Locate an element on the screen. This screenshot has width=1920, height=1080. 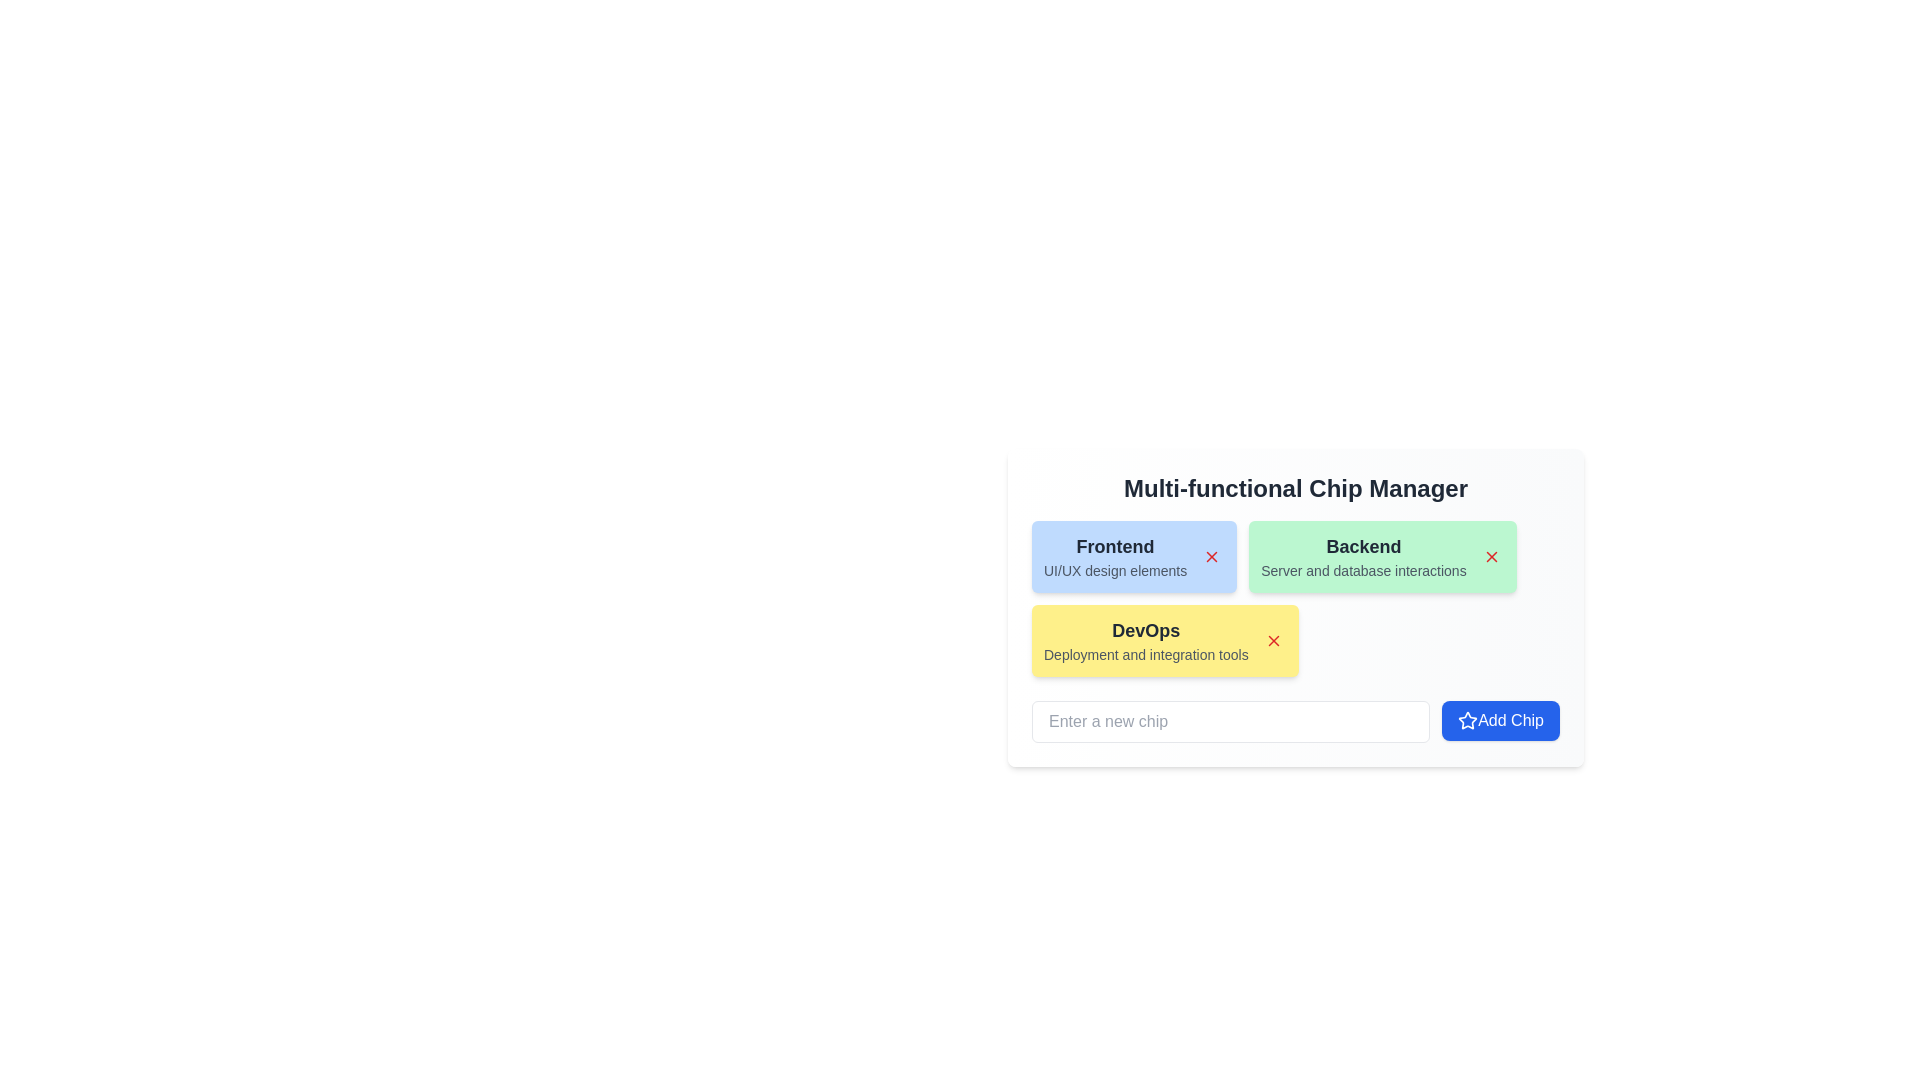
the button for adding a new item or 'chip' is located at coordinates (1501, 721).